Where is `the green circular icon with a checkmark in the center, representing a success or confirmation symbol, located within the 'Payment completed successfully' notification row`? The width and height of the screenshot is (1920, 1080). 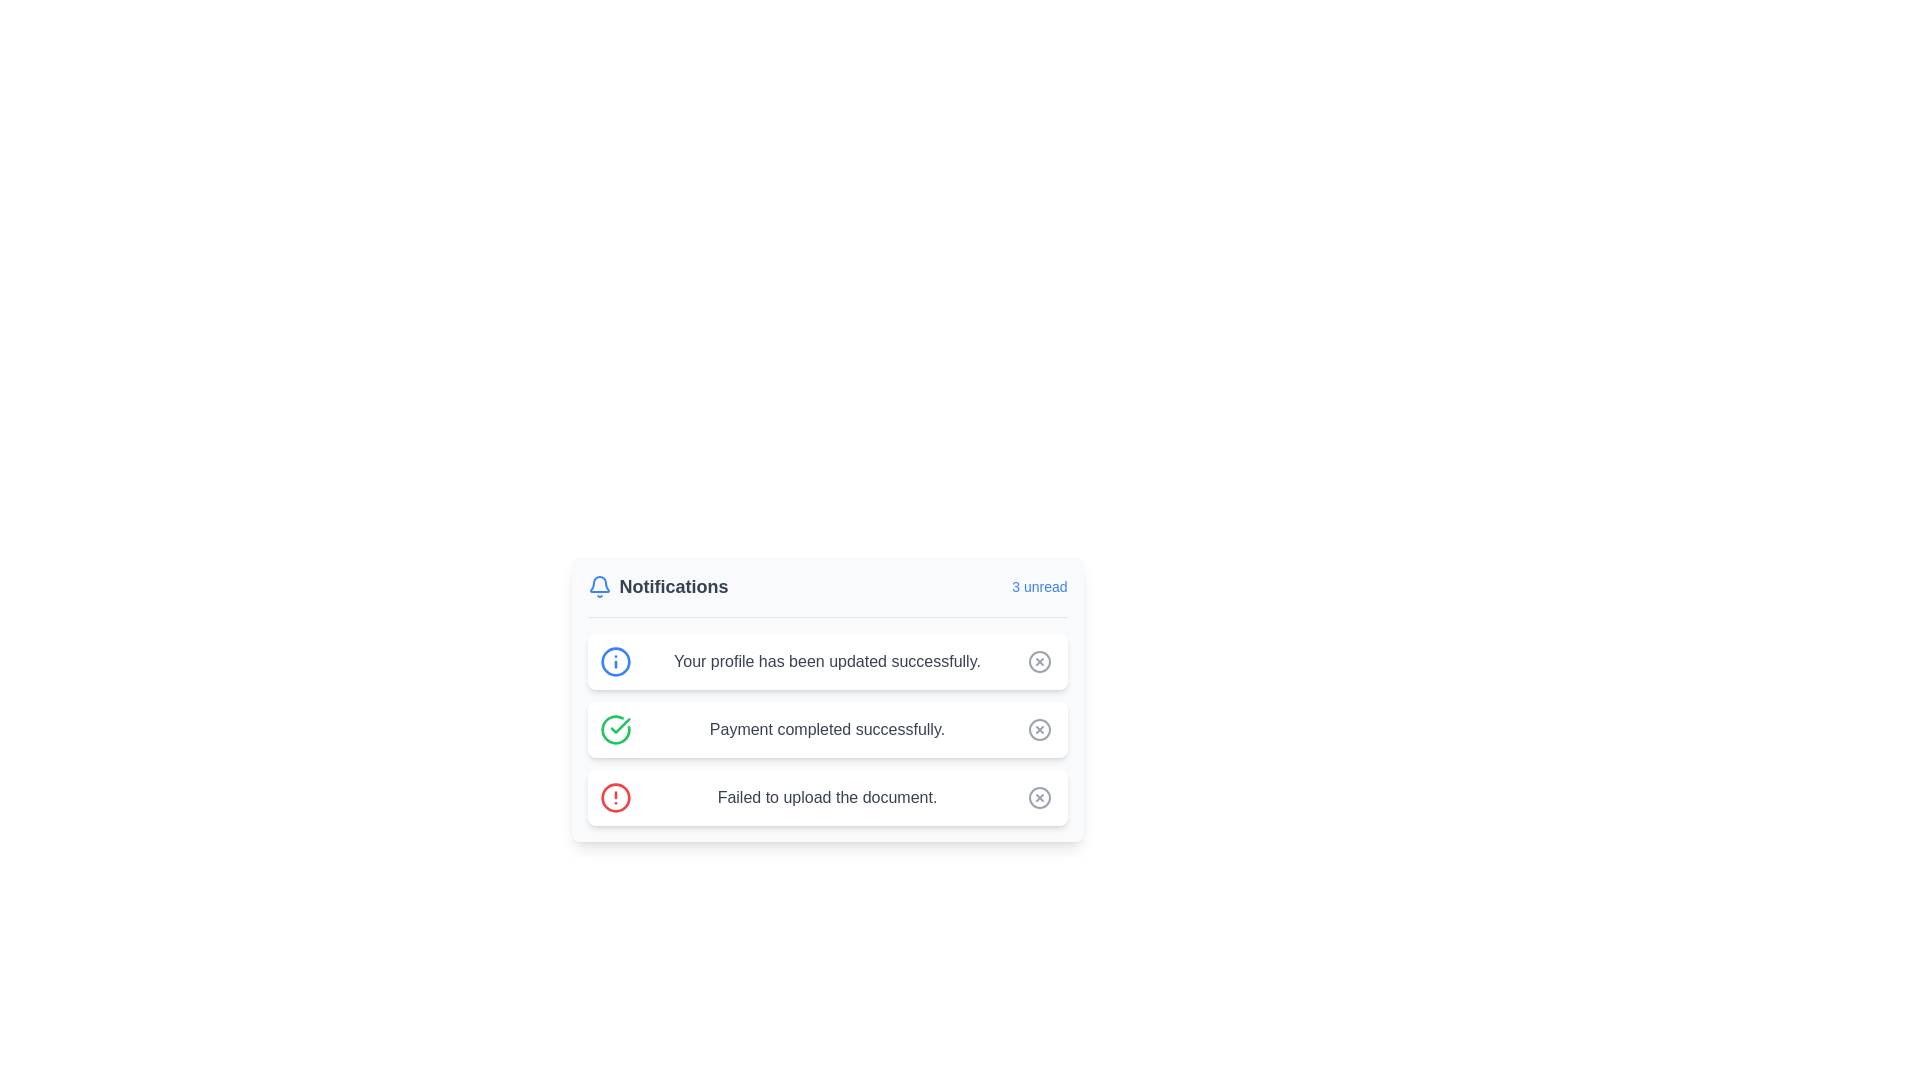 the green circular icon with a checkmark in the center, representing a success or confirmation symbol, located within the 'Payment completed successfully' notification row is located at coordinates (614, 729).